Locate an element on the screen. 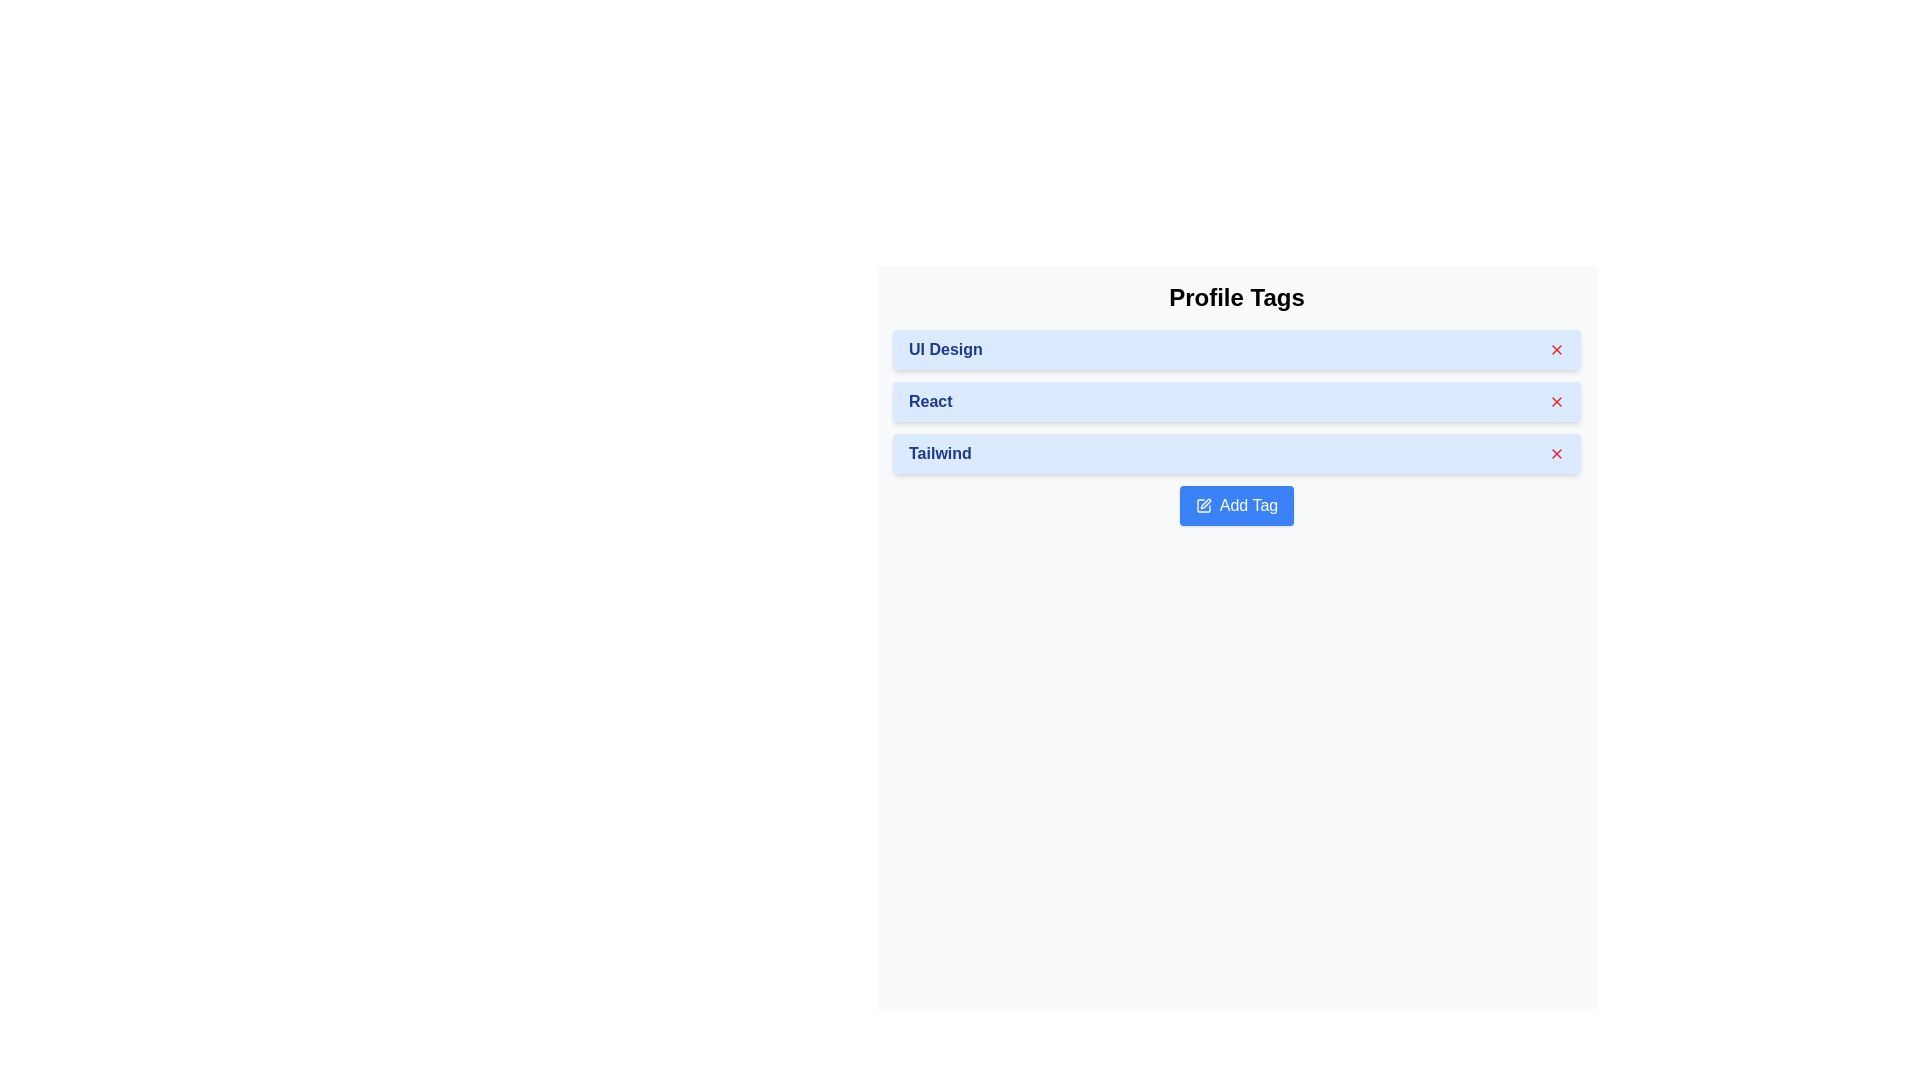 The height and width of the screenshot is (1080, 1920). the text label representing a user-selected skill or topic, located in the second tag under 'Profile Tags', between 'UI Design' and 'Tailwind' is located at coordinates (929, 401).